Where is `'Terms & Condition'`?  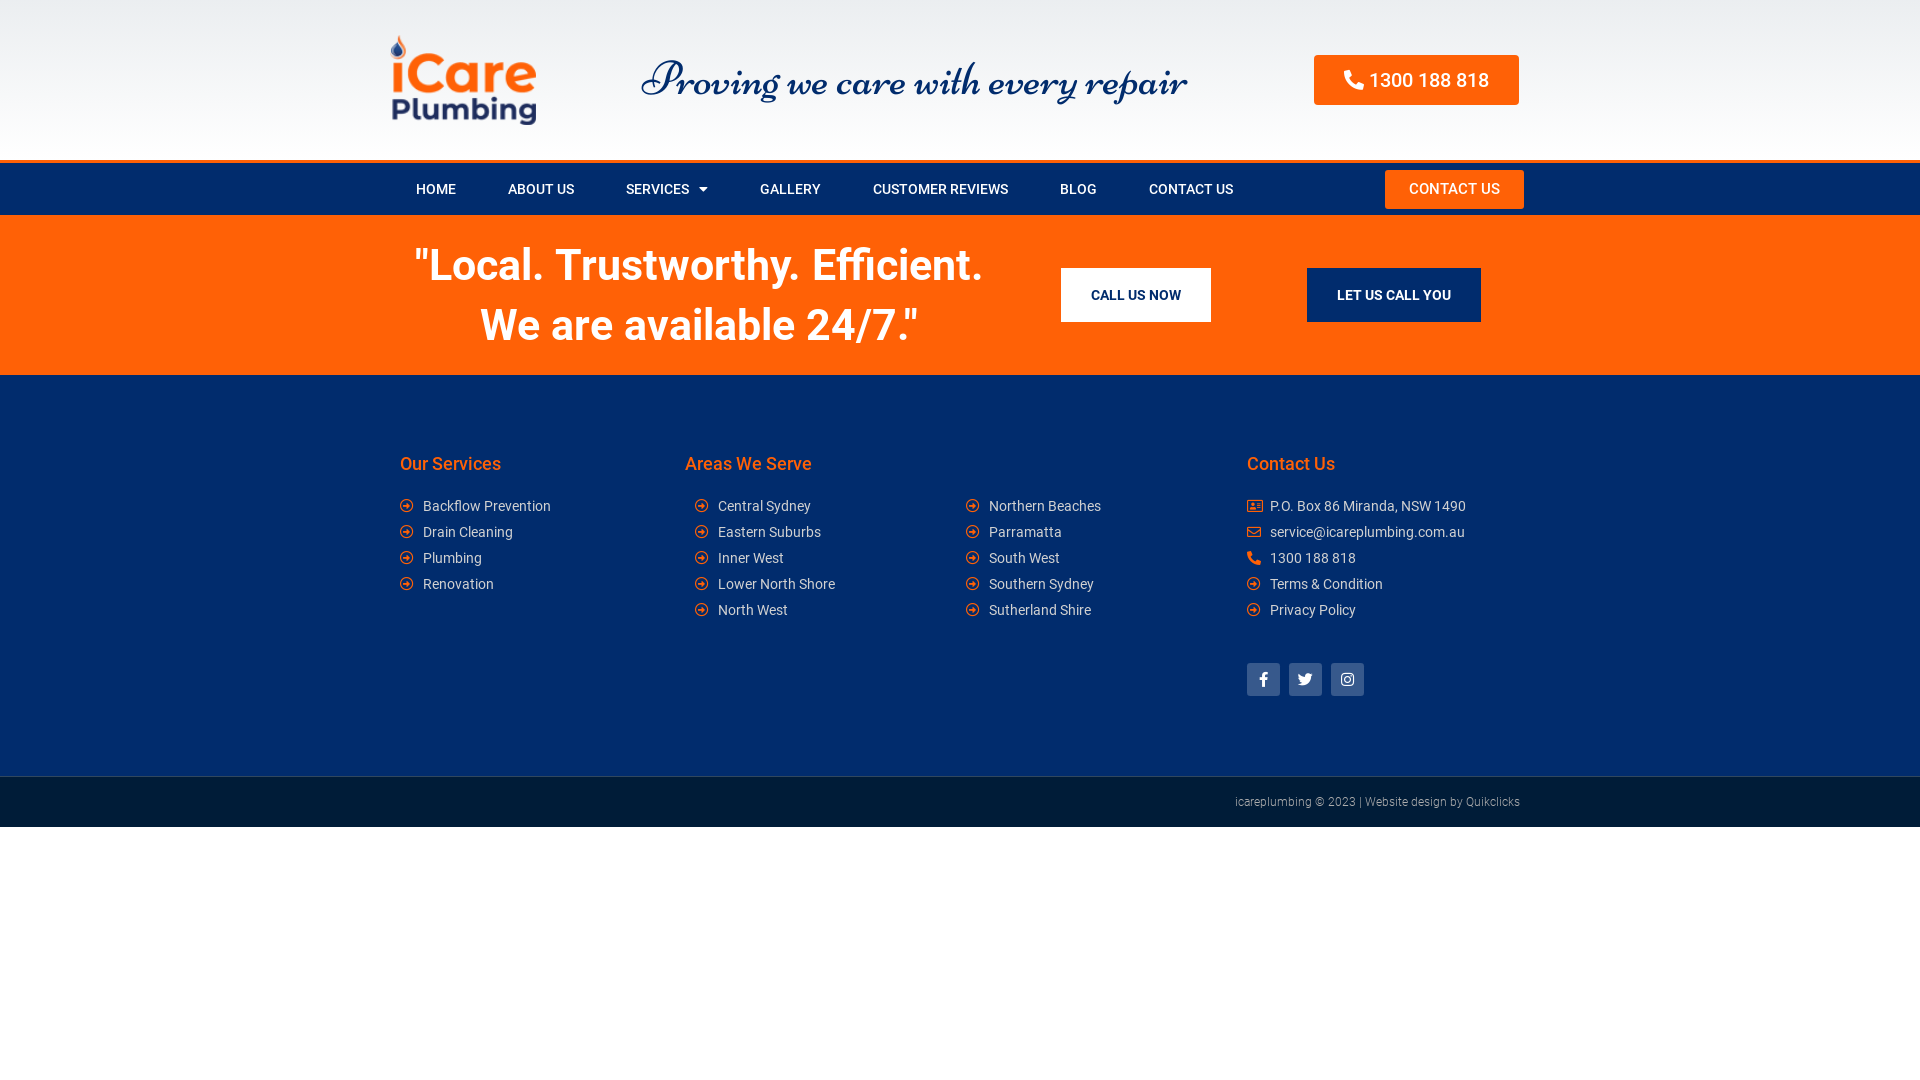 'Terms & Condition' is located at coordinates (1378, 583).